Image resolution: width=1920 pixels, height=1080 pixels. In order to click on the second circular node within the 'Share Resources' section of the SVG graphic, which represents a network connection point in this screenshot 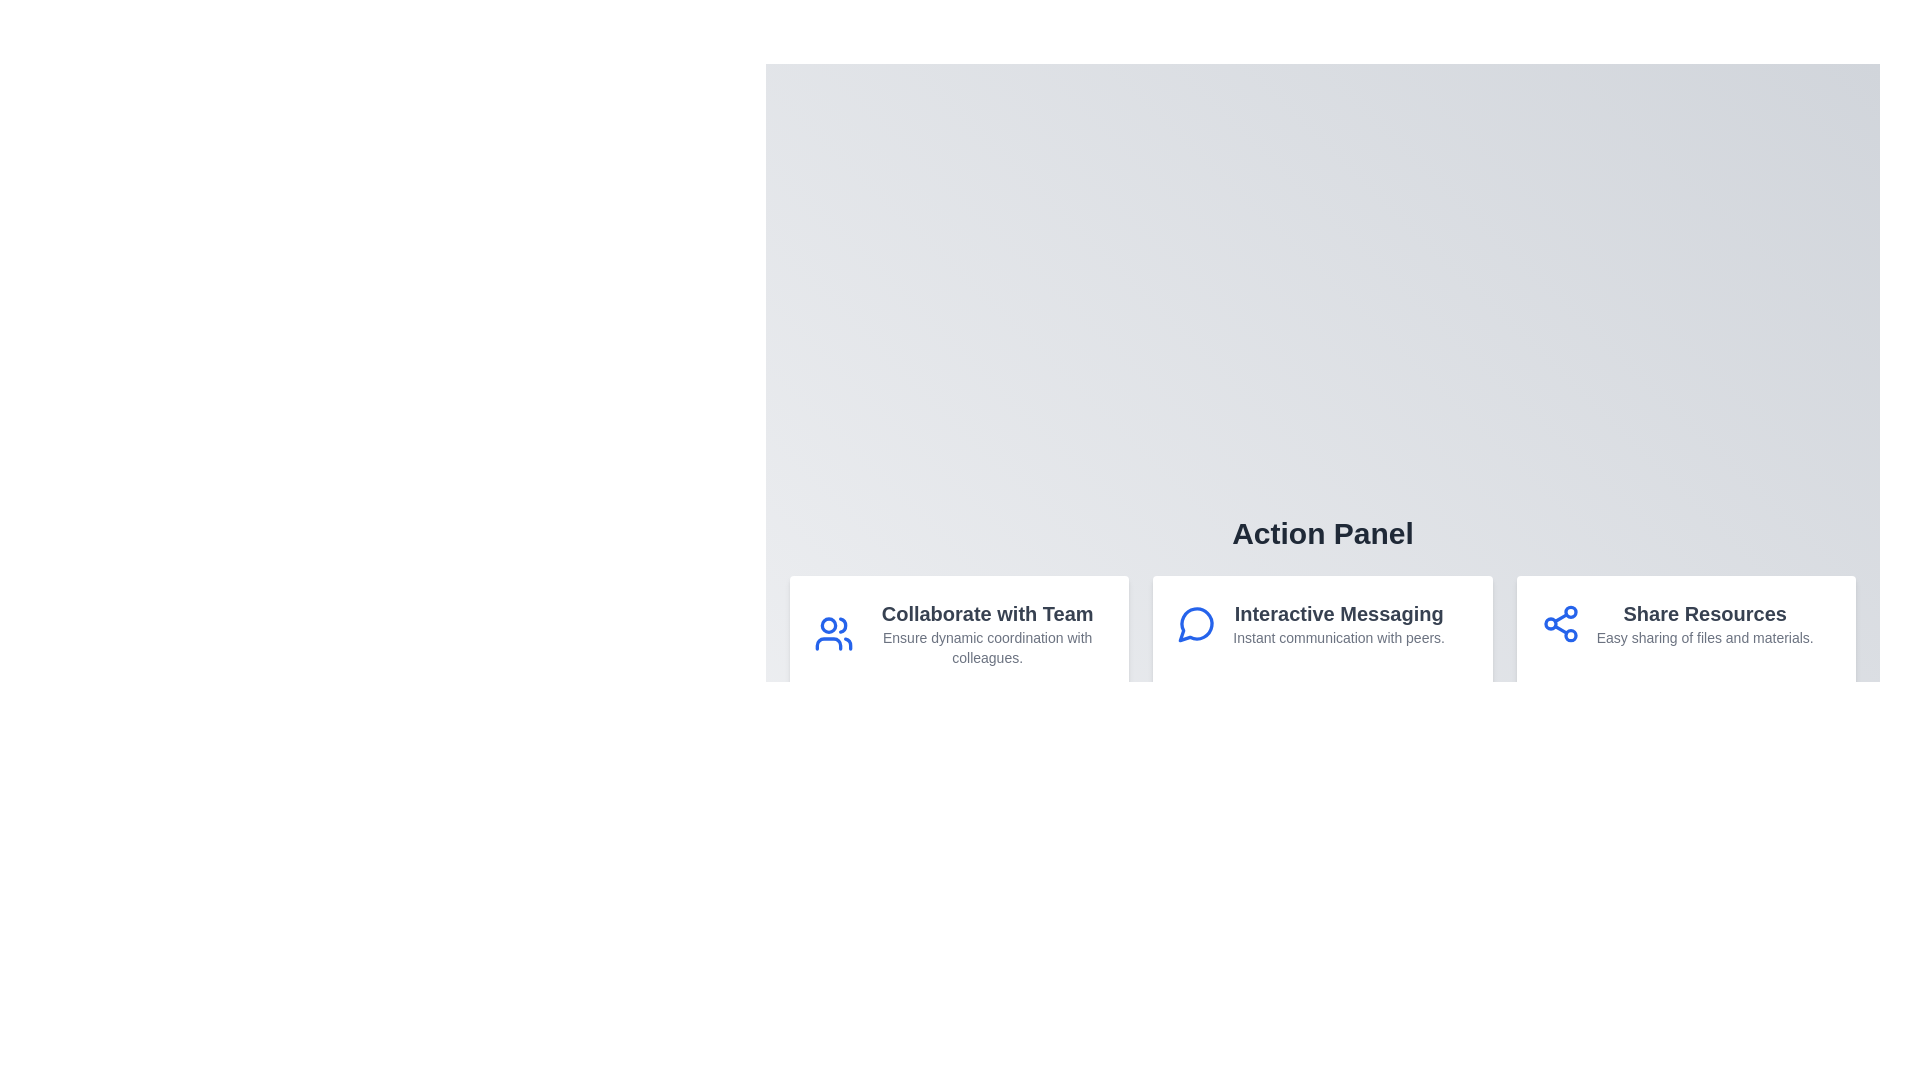, I will do `click(1549, 623)`.